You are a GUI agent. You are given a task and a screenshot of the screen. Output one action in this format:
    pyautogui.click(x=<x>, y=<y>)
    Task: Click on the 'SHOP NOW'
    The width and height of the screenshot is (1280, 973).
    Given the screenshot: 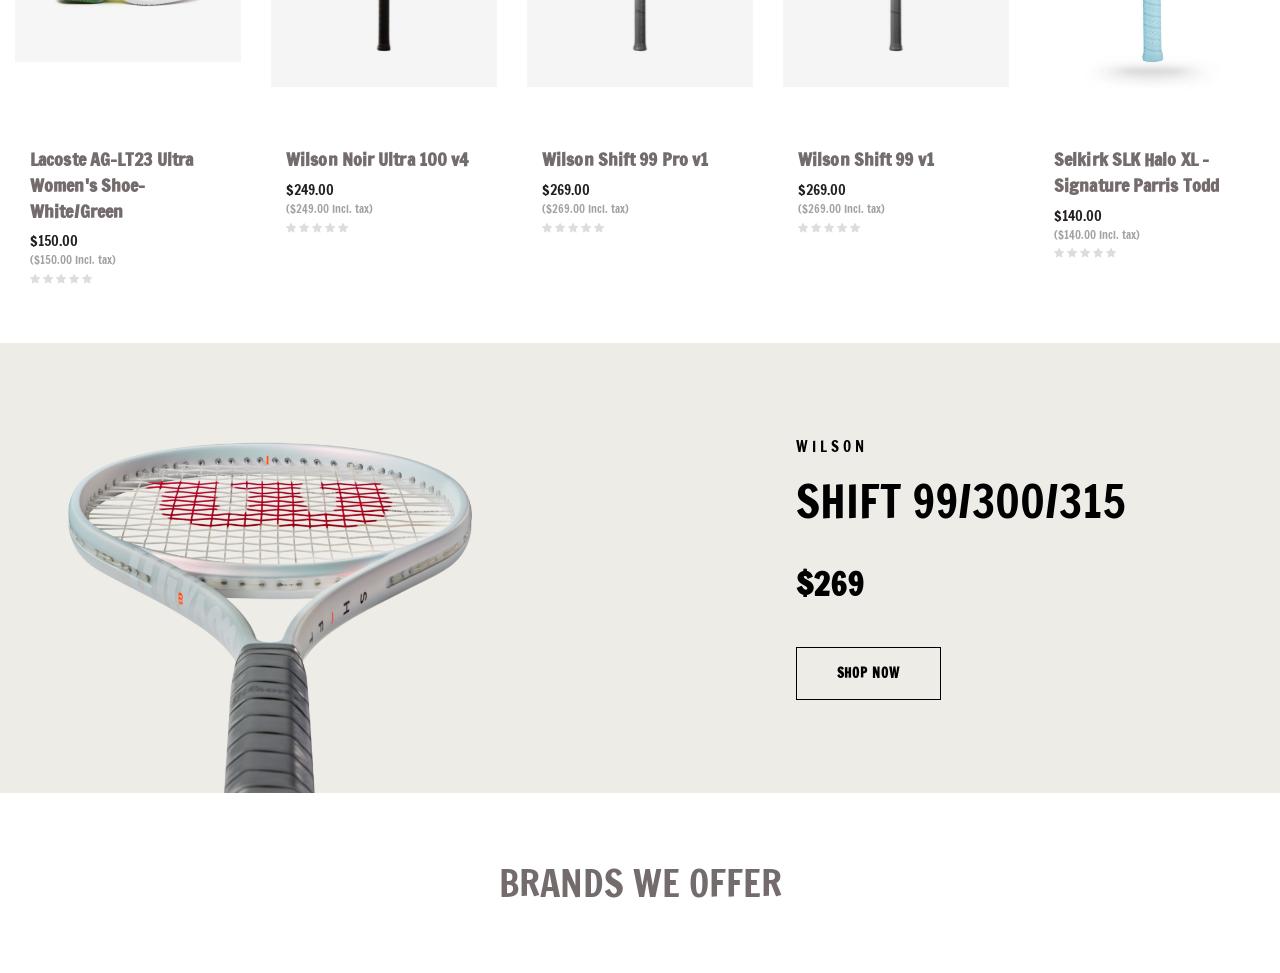 What is the action you would take?
    pyautogui.click(x=835, y=672)
    